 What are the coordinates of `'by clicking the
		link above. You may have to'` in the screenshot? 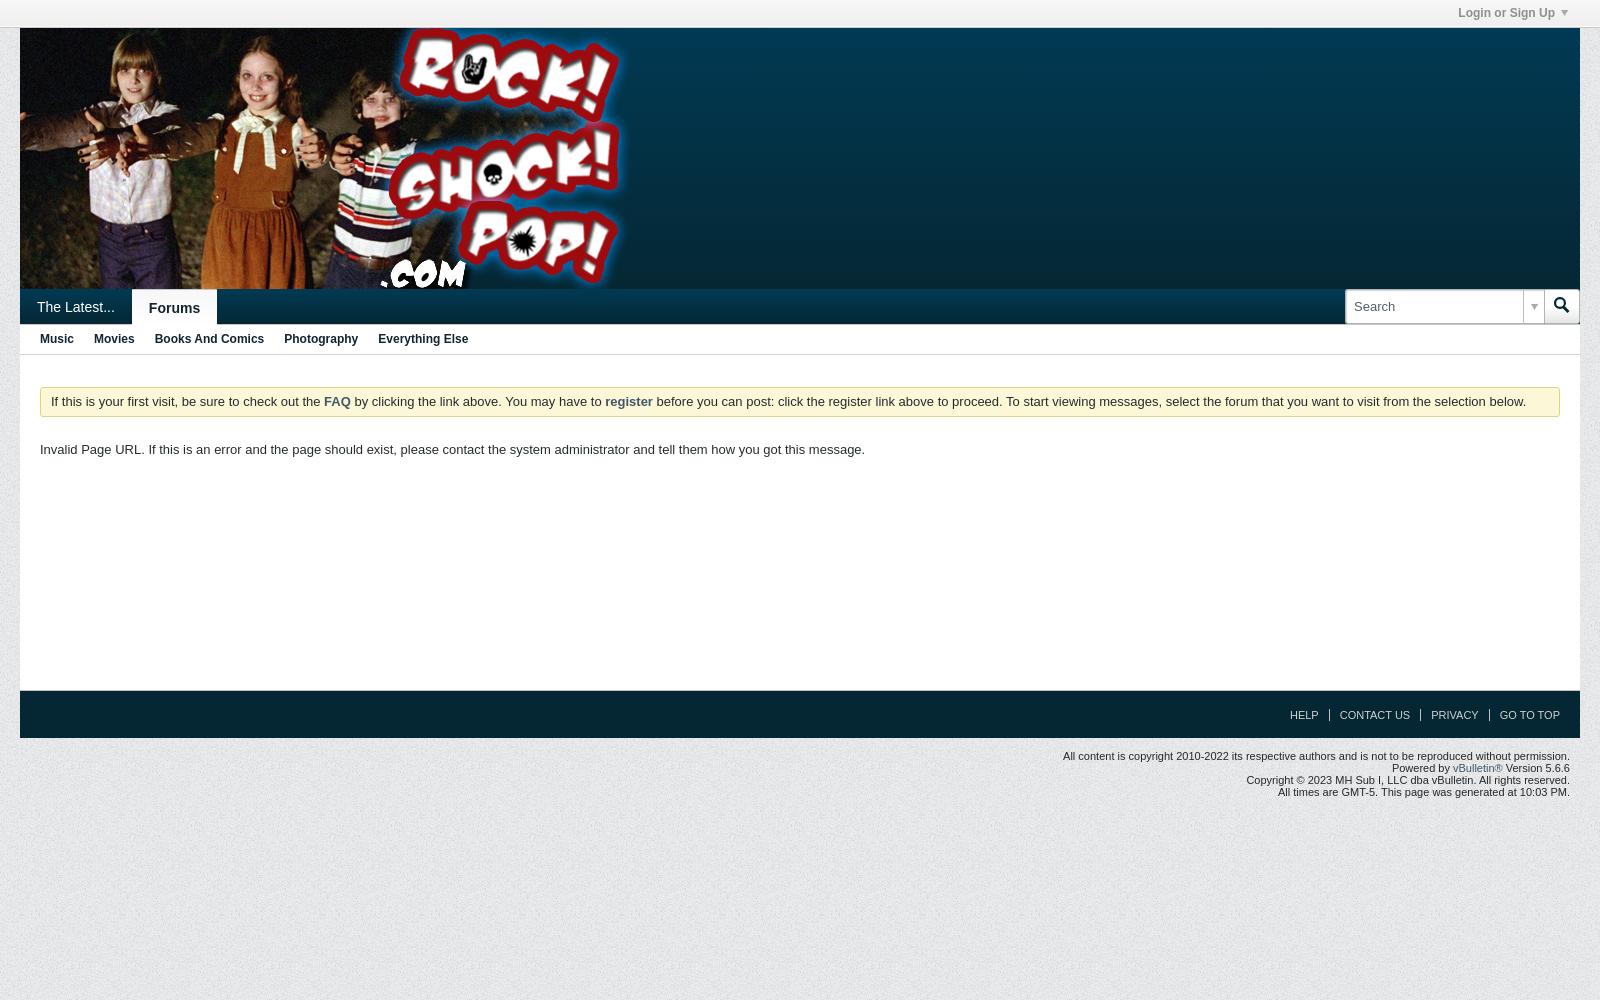 It's located at (476, 401).